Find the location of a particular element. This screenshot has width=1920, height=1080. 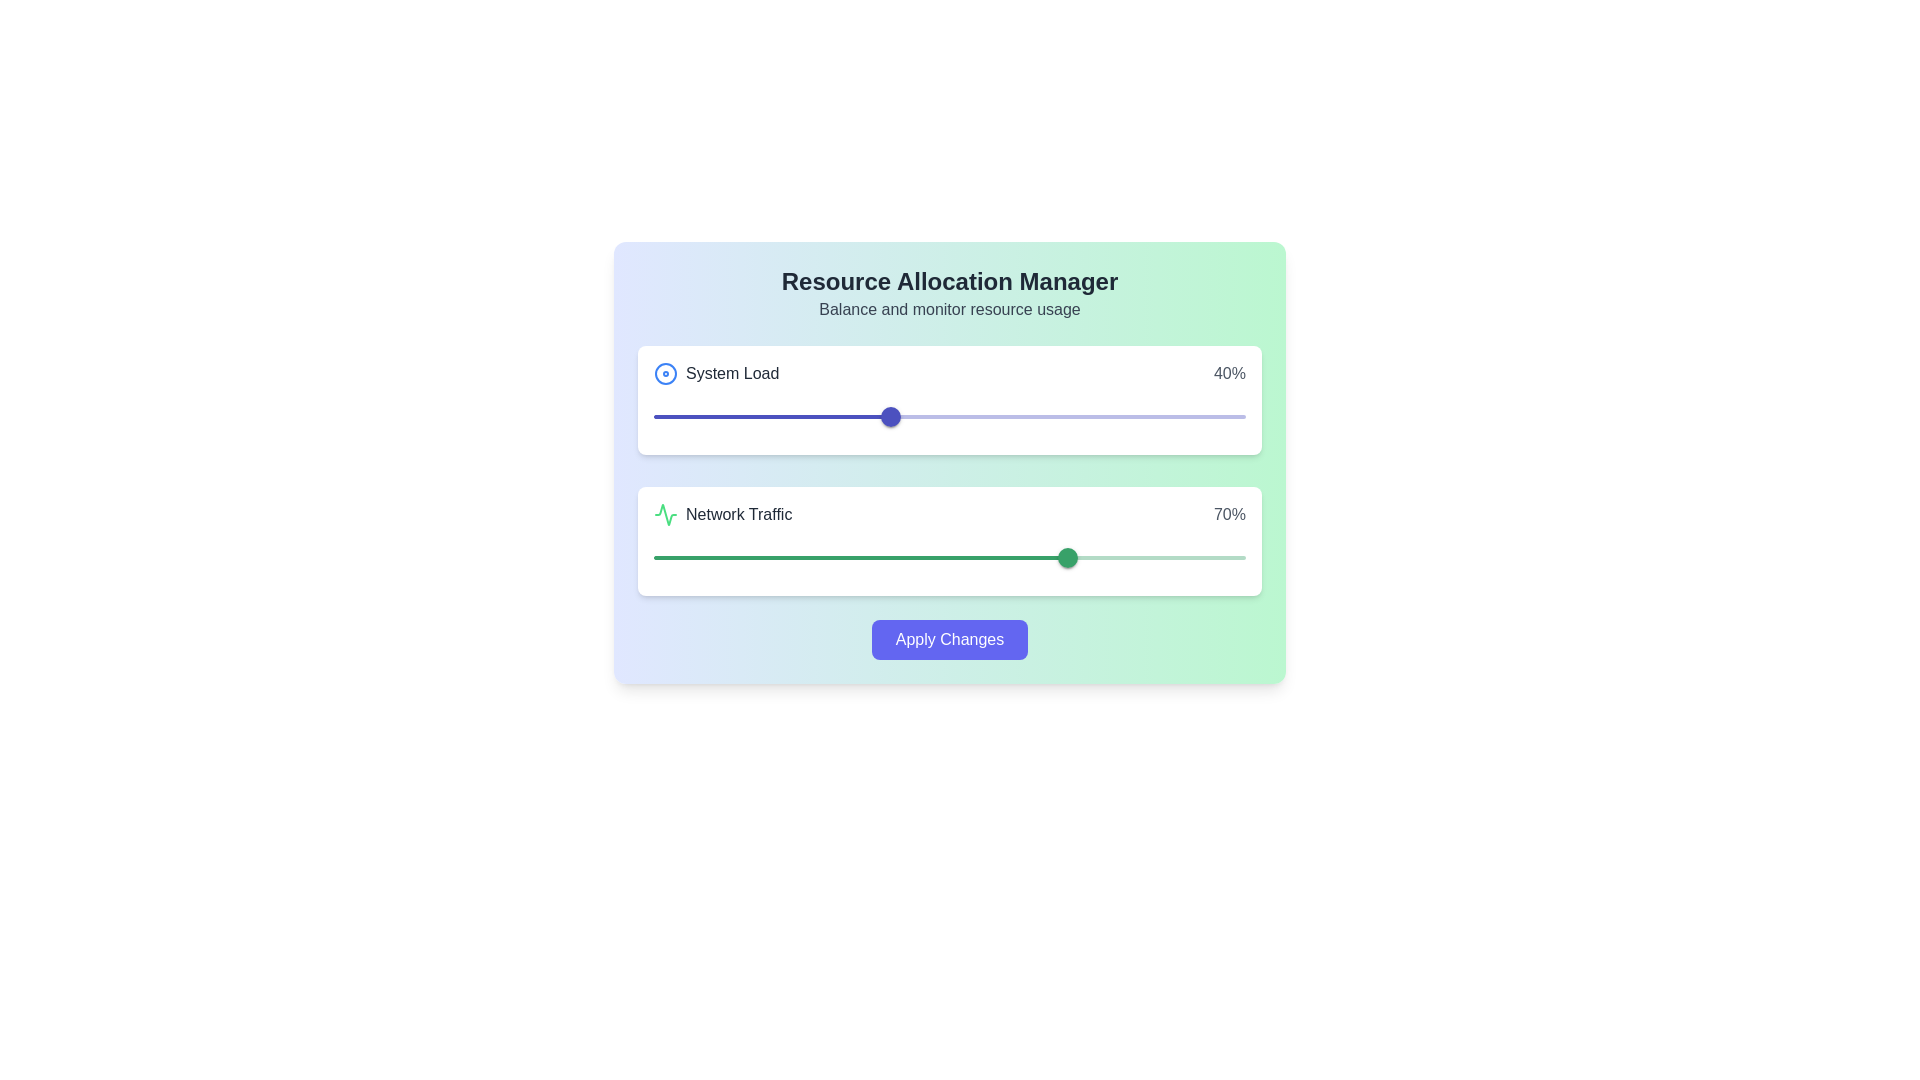

the slider value is located at coordinates (795, 558).